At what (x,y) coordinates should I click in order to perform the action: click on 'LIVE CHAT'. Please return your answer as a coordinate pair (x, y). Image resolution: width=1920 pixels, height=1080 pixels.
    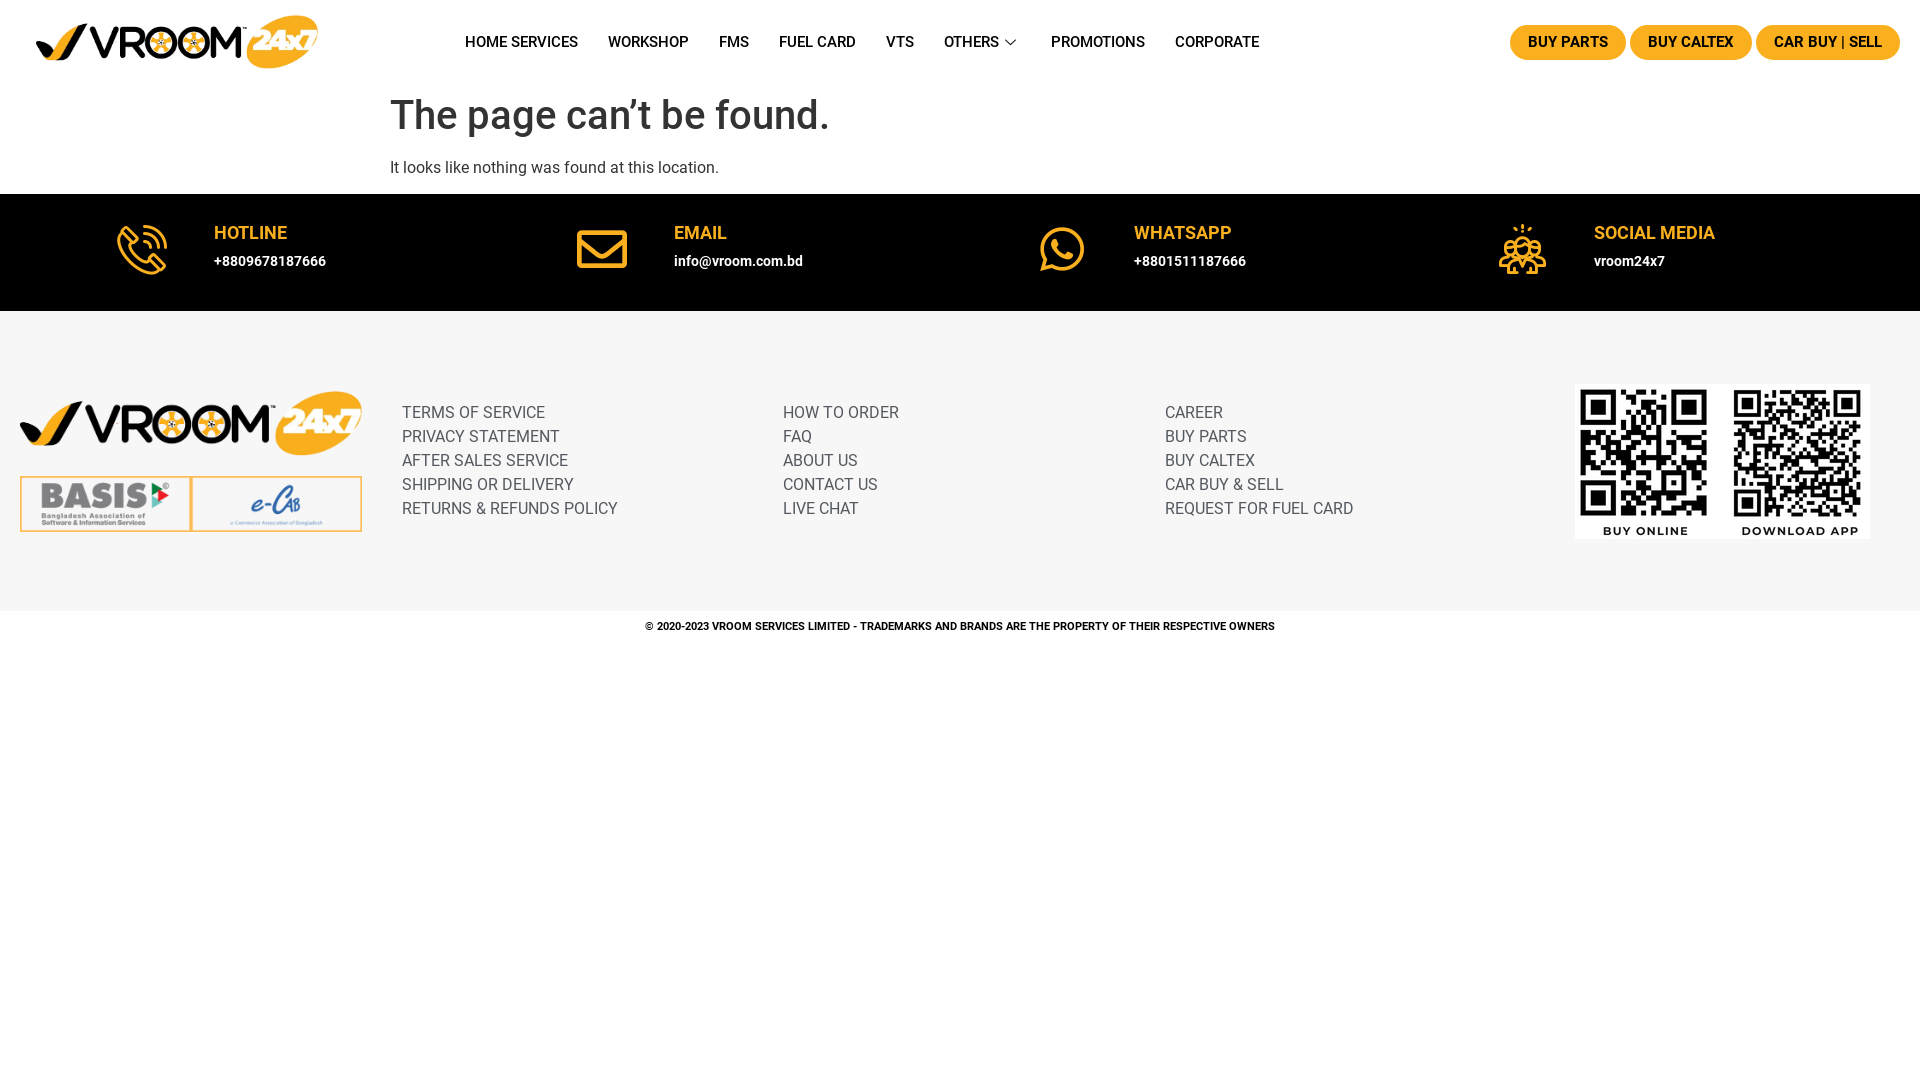
    Looking at the image, I should click on (781, 508).